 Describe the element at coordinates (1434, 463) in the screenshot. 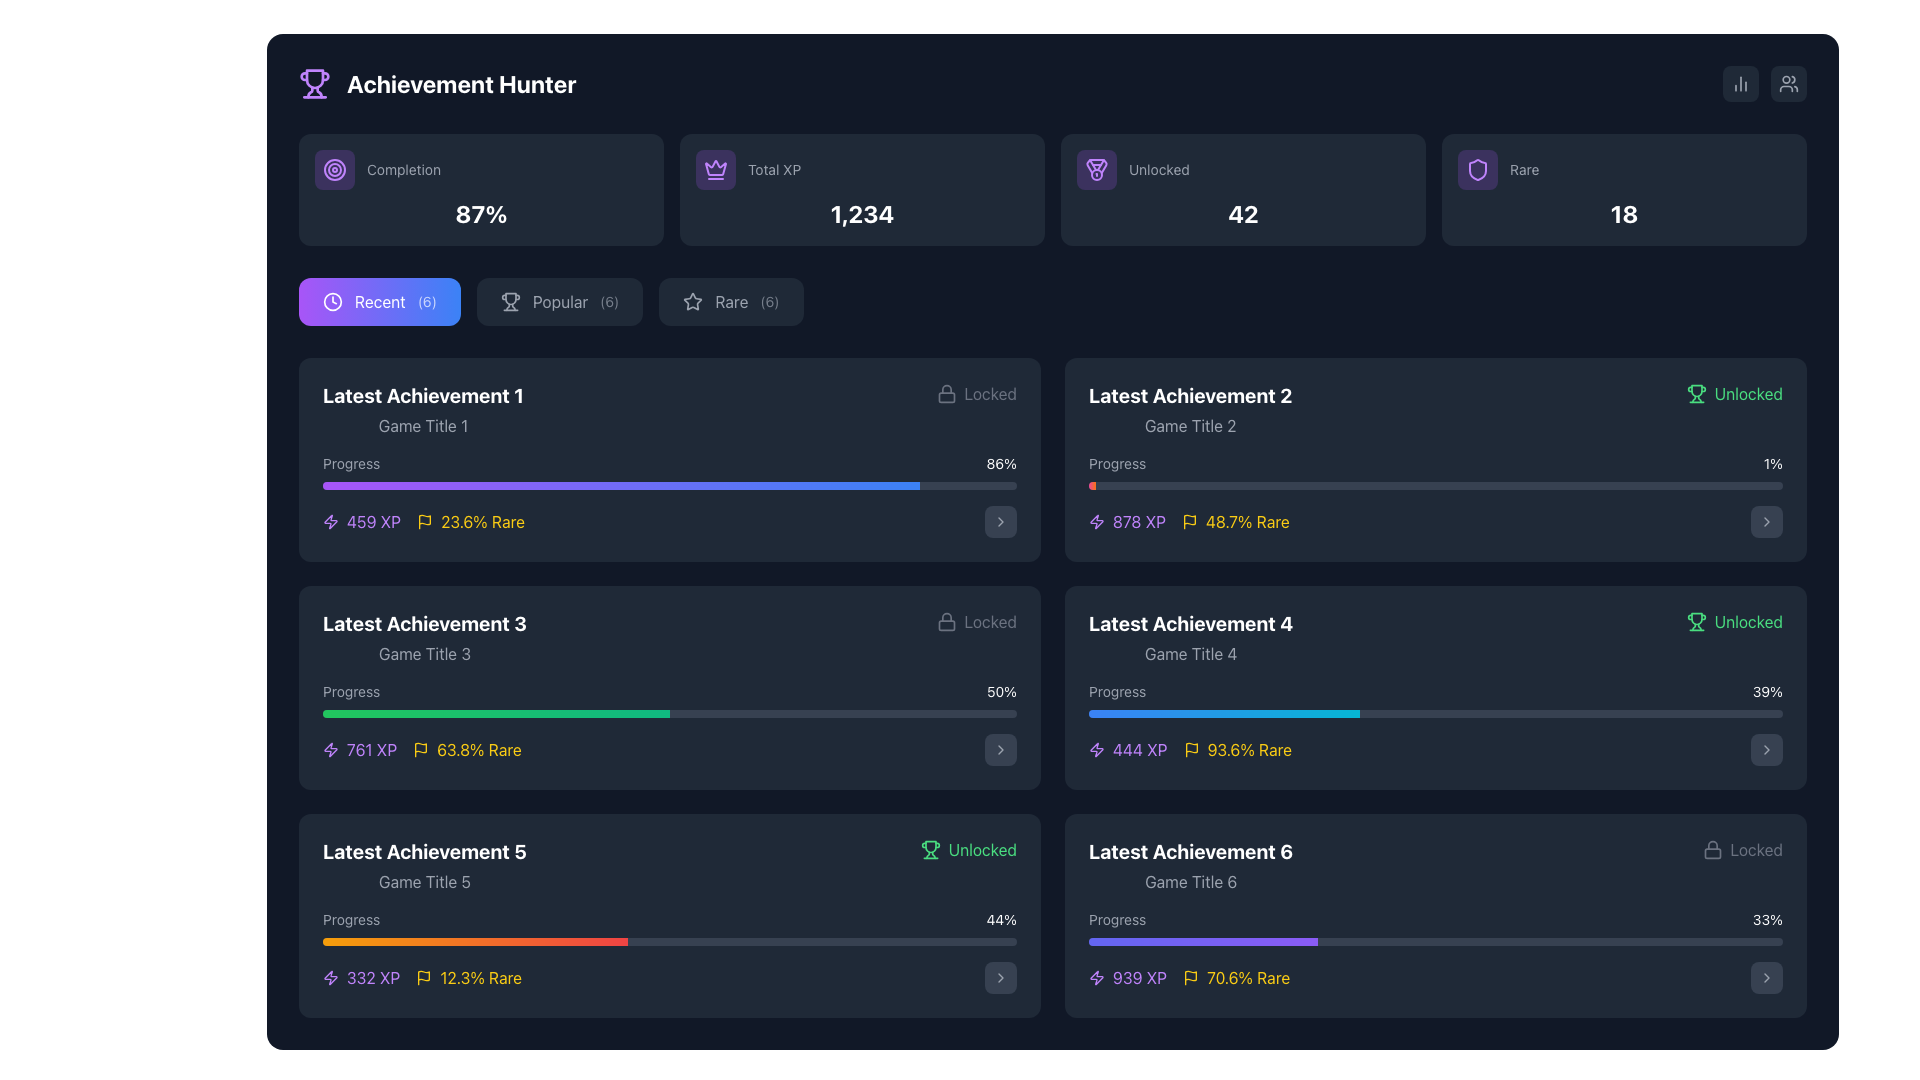

I see `textual information displayed in the 'Latest Achievement 2' section, specifically the segments 'Progress' in gray and '1%' in white` at that location.